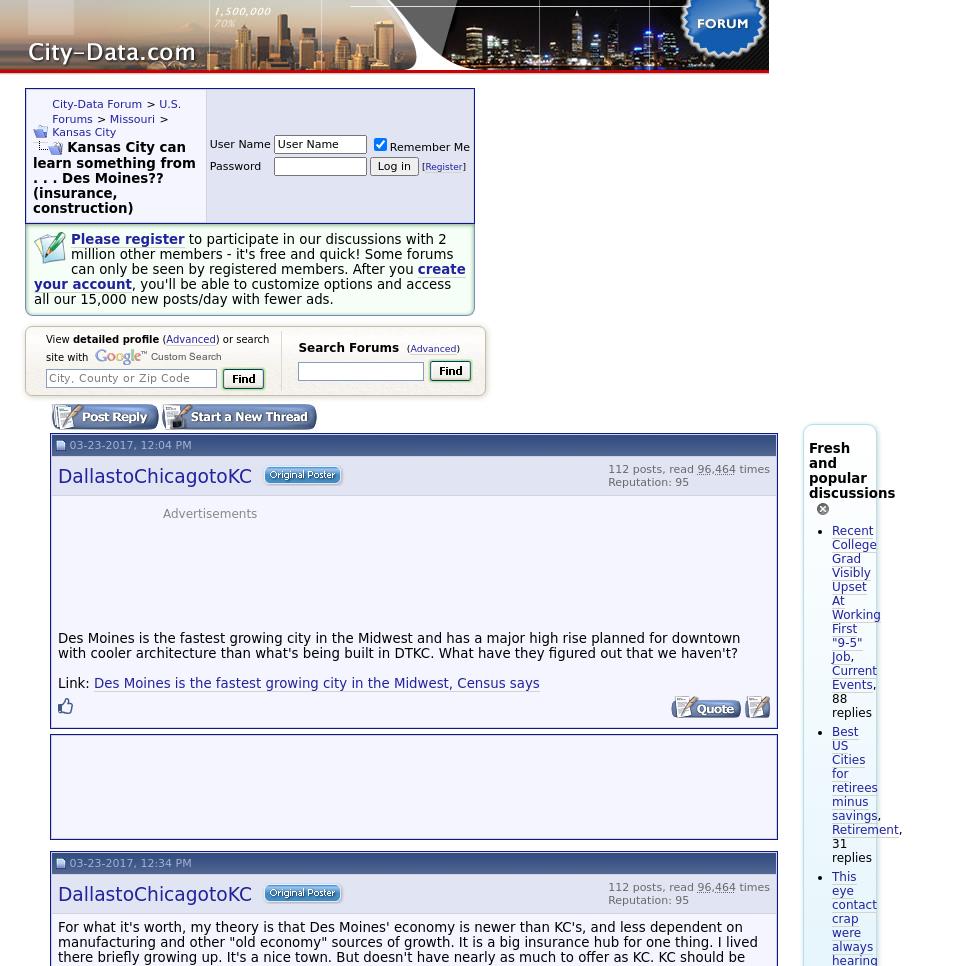  What do you see at coordinates (65, 355) in the screenshot?
I see `'site with'` at bounding box center [65, 355].